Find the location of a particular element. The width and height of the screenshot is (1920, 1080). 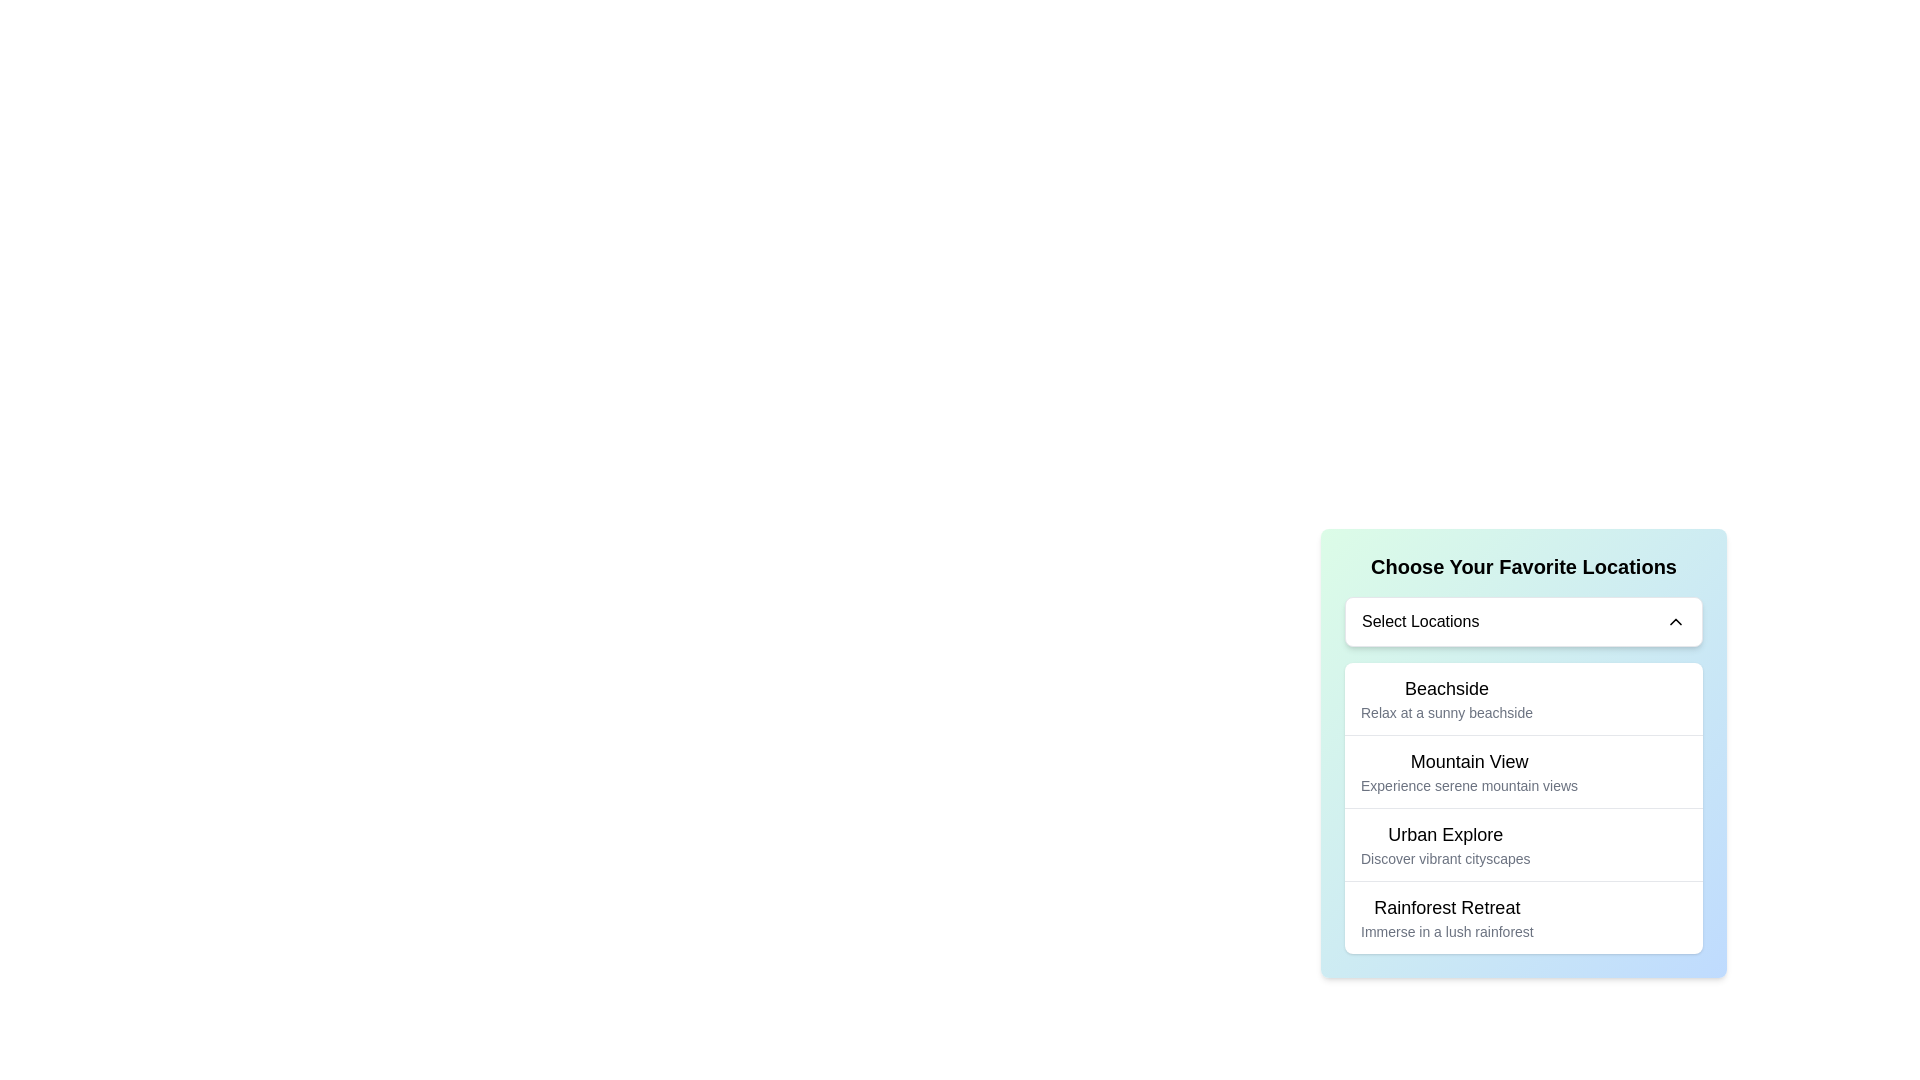

the 'Mountain View' text header, which is the second item in the list under 'Choose Your Favorite Locations', displayed in a larger, bold font is located at coordinates (1469, 762).